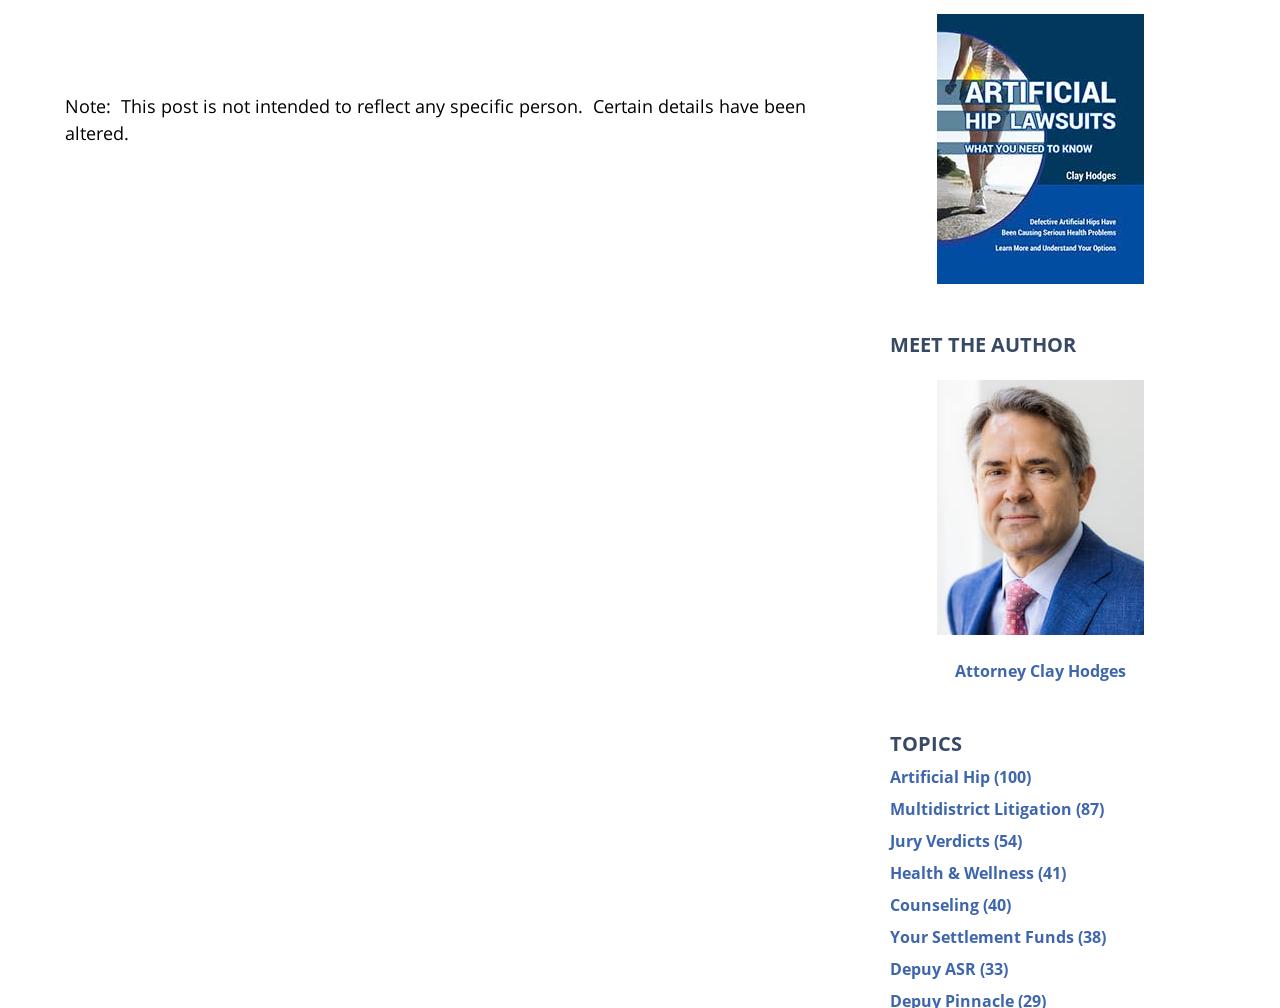 This screenshot has width=1280, height=1008. I want to click on 'Jury Verdicts', so click(940, 839).